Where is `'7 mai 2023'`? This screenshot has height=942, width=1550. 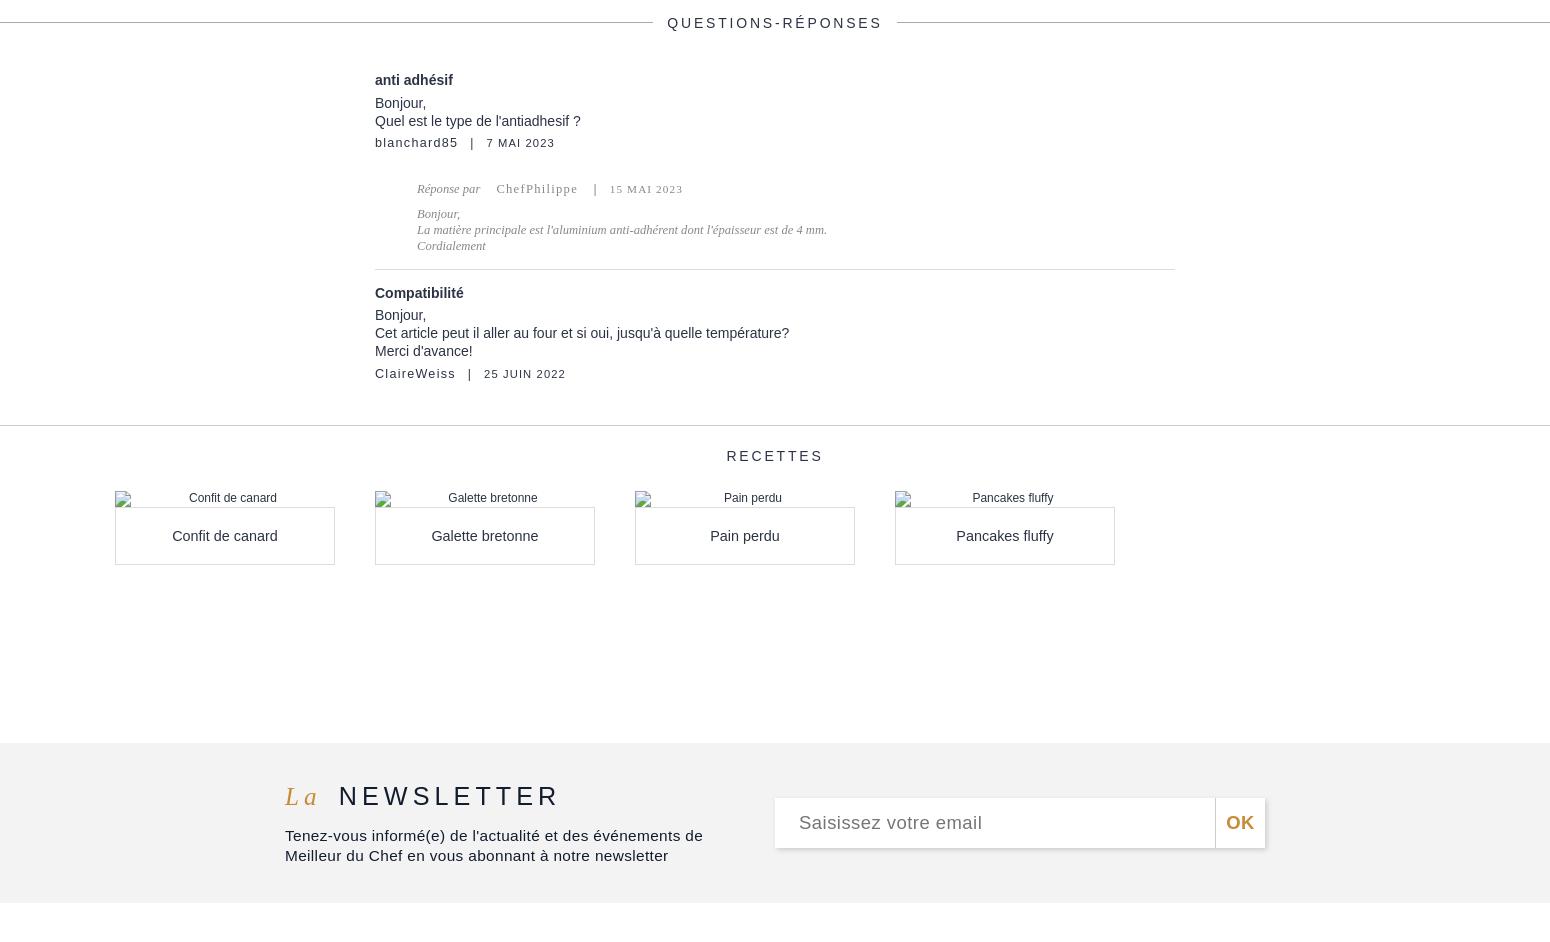
'7 mai 2023' is located at coordinates (519, 141).